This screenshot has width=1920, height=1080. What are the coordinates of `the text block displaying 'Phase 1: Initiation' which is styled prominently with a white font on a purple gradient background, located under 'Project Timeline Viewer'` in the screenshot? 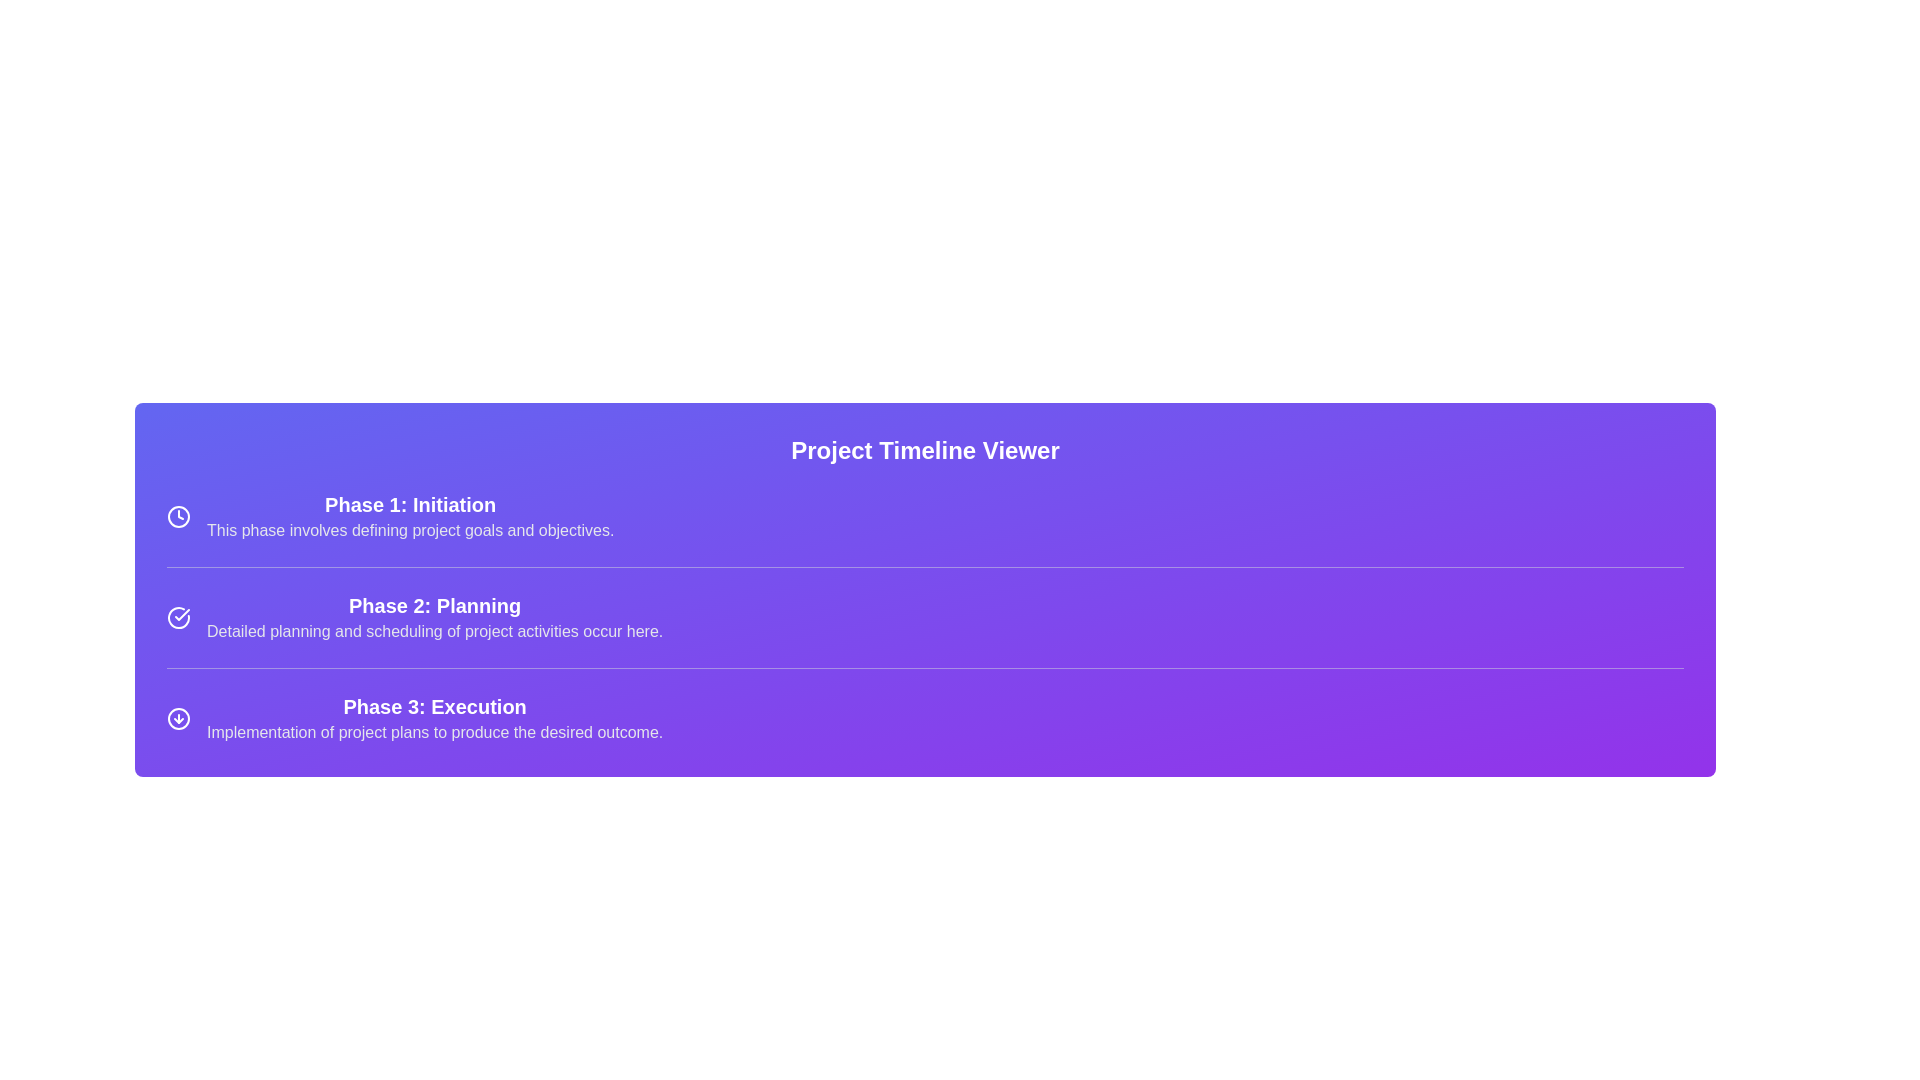 It's located at (409, 515).